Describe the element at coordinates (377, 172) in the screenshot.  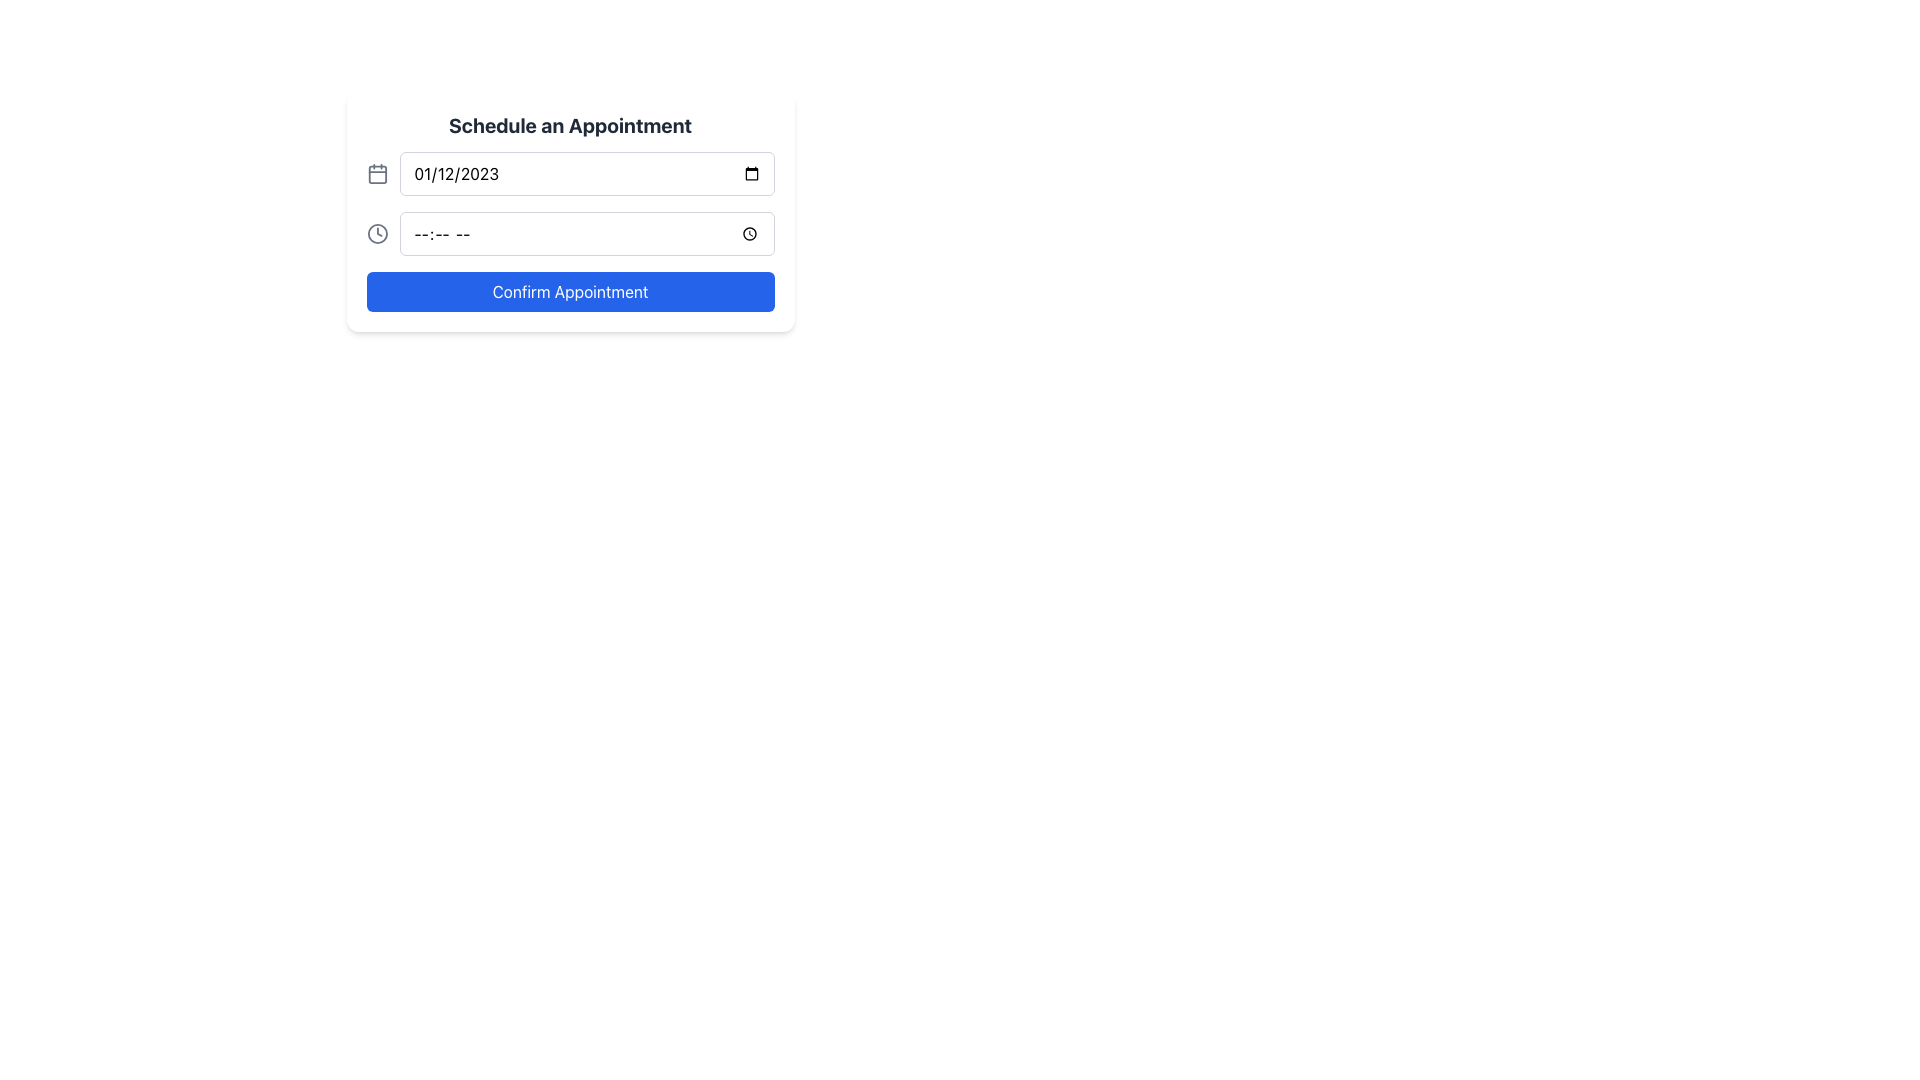
I see `the calendar icon, which is the first icon in a row at the top of the form, located to the left of the date input field` at that location.